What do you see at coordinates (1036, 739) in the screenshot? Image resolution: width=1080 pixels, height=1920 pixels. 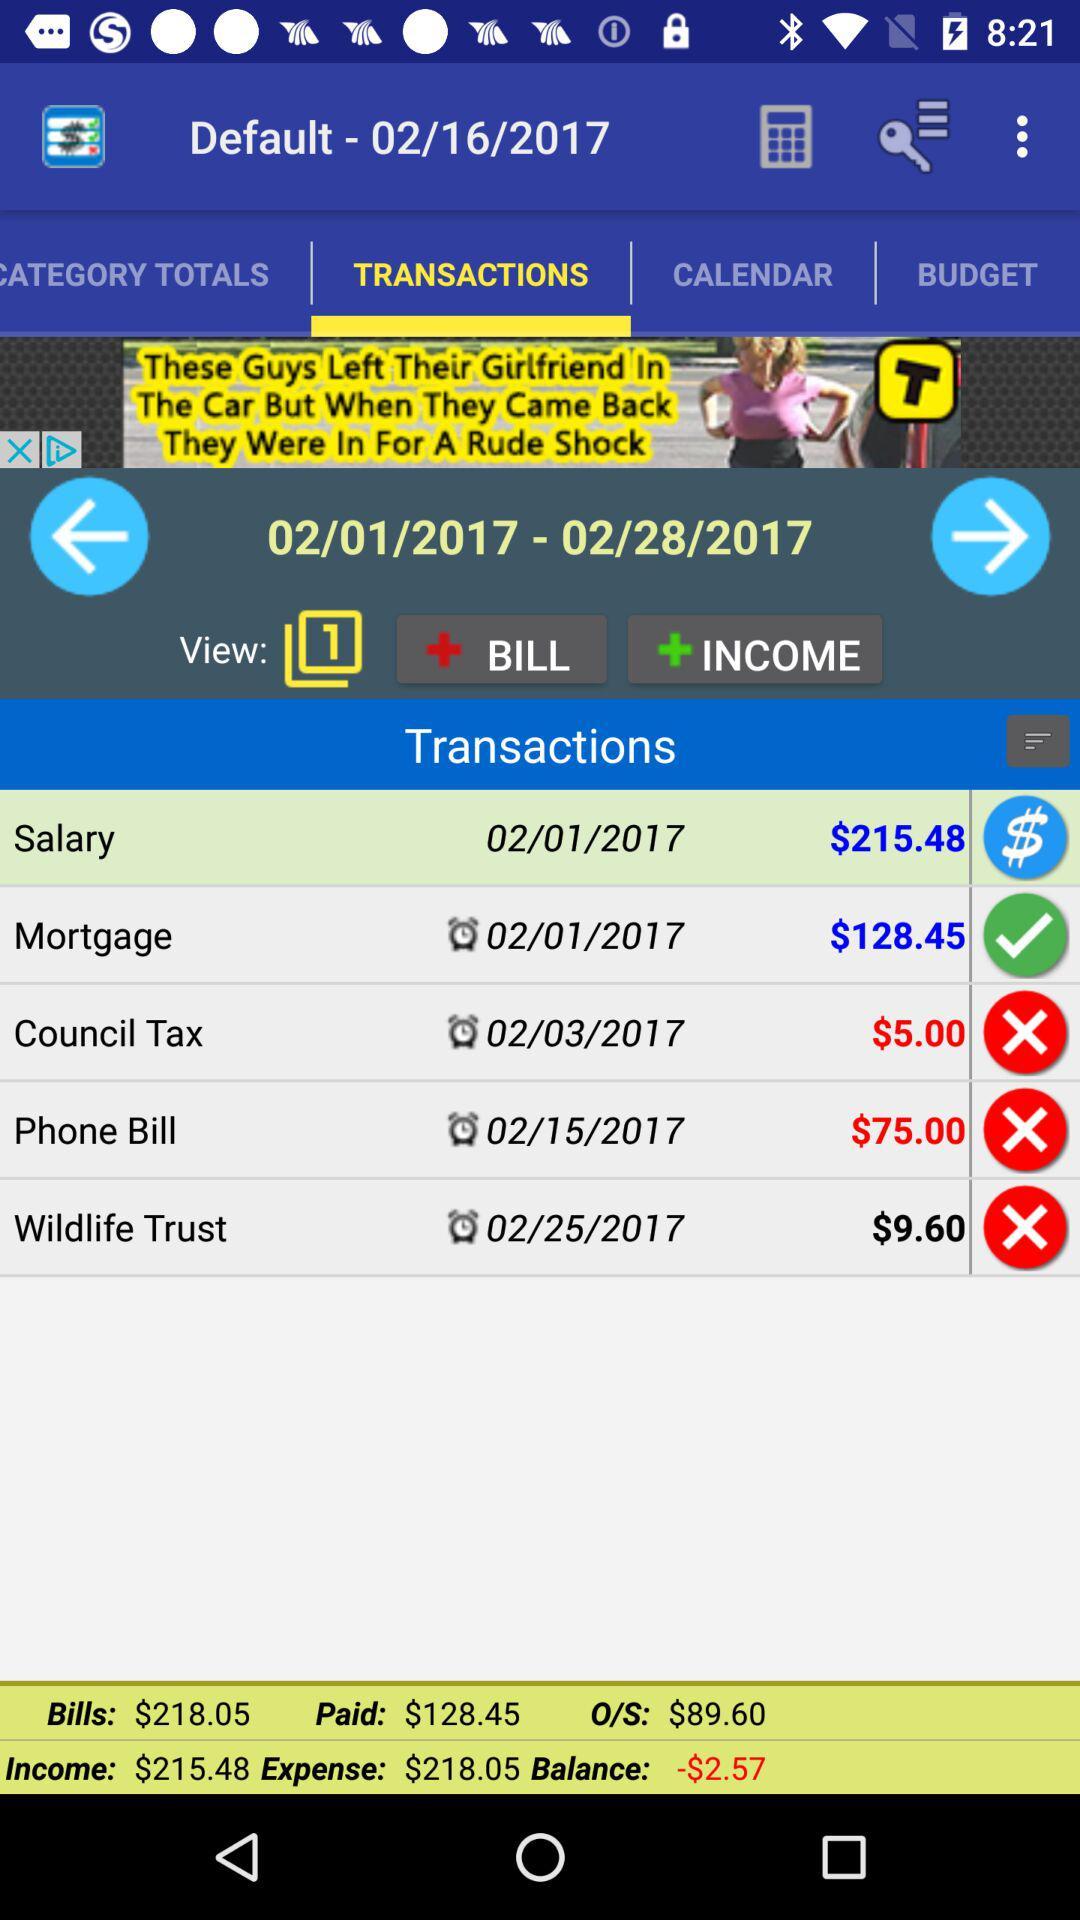 I see `the filter_list icon` at bounding box center [1036, 739].